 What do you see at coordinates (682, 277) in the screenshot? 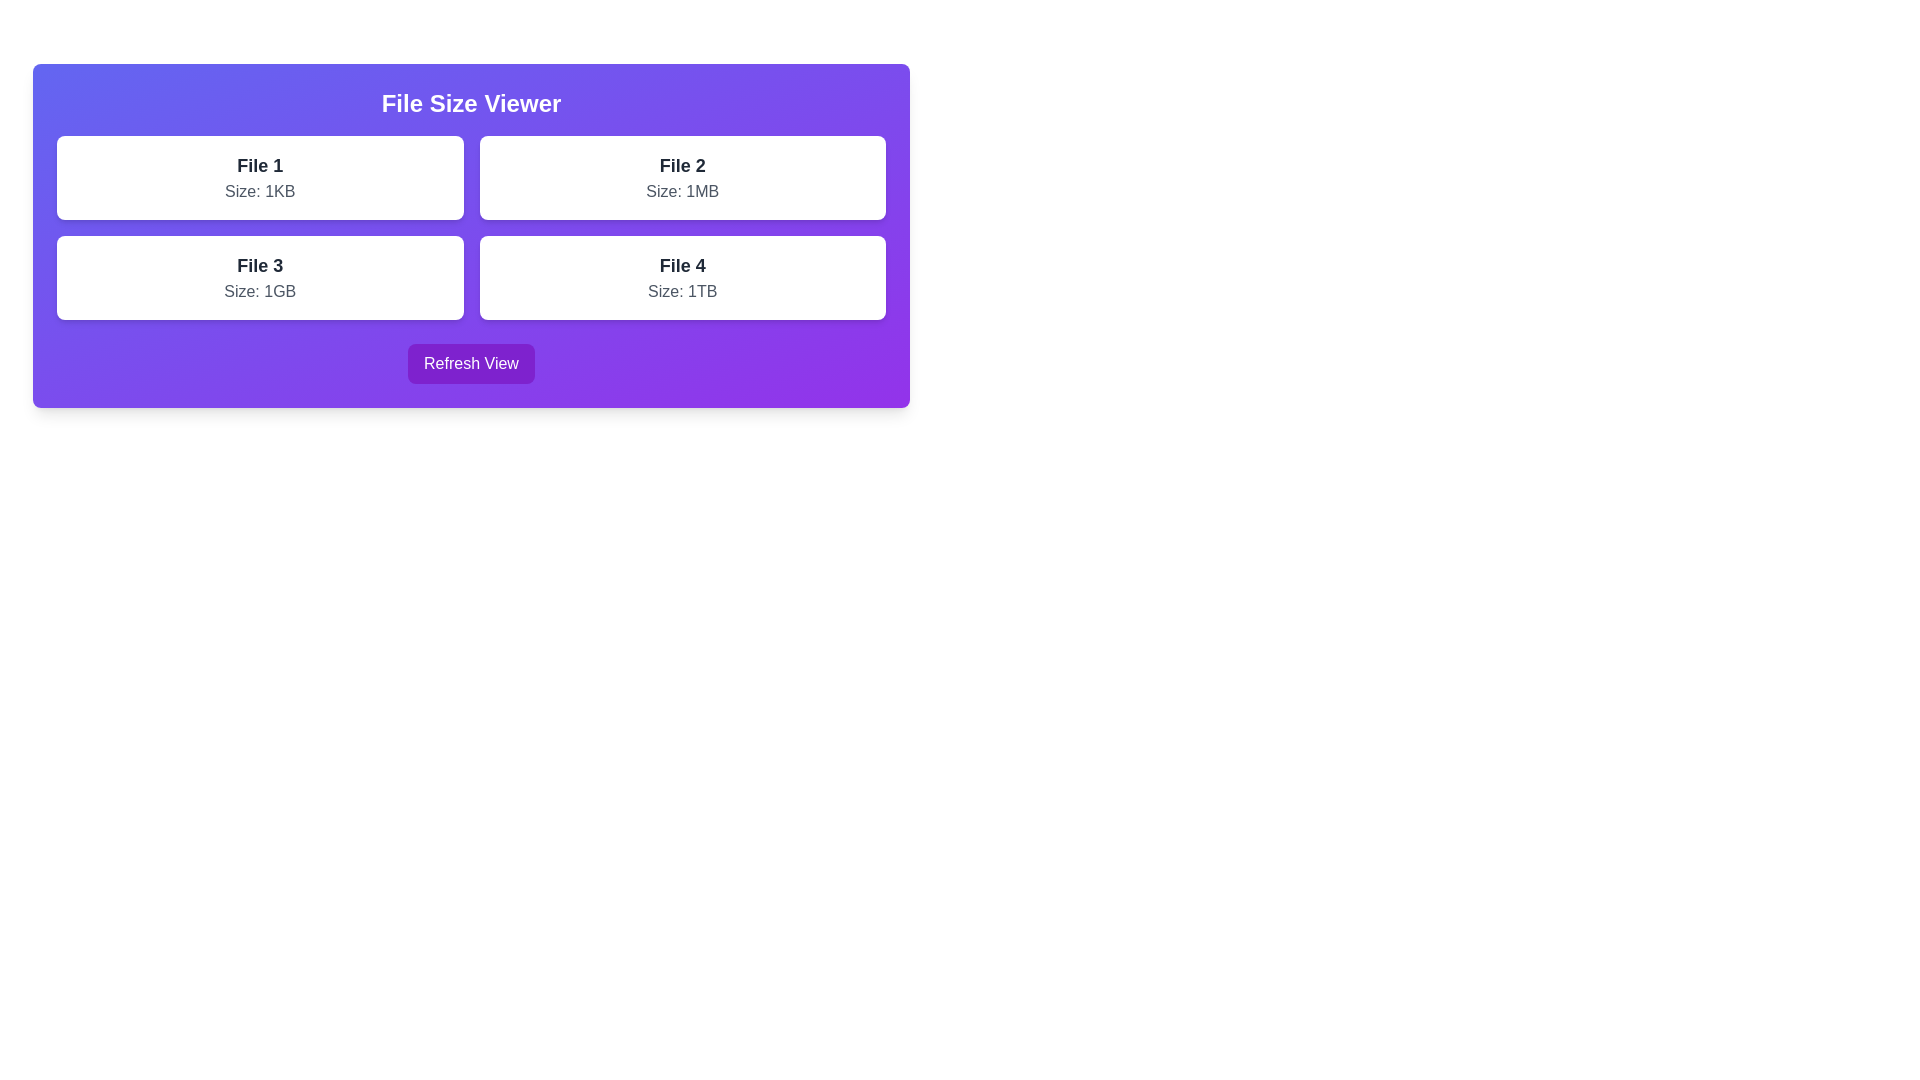
I see `the Card component titled 'File 4' located in the bottom-right quadrant of the grid layout` at bounding box center [682, 277].